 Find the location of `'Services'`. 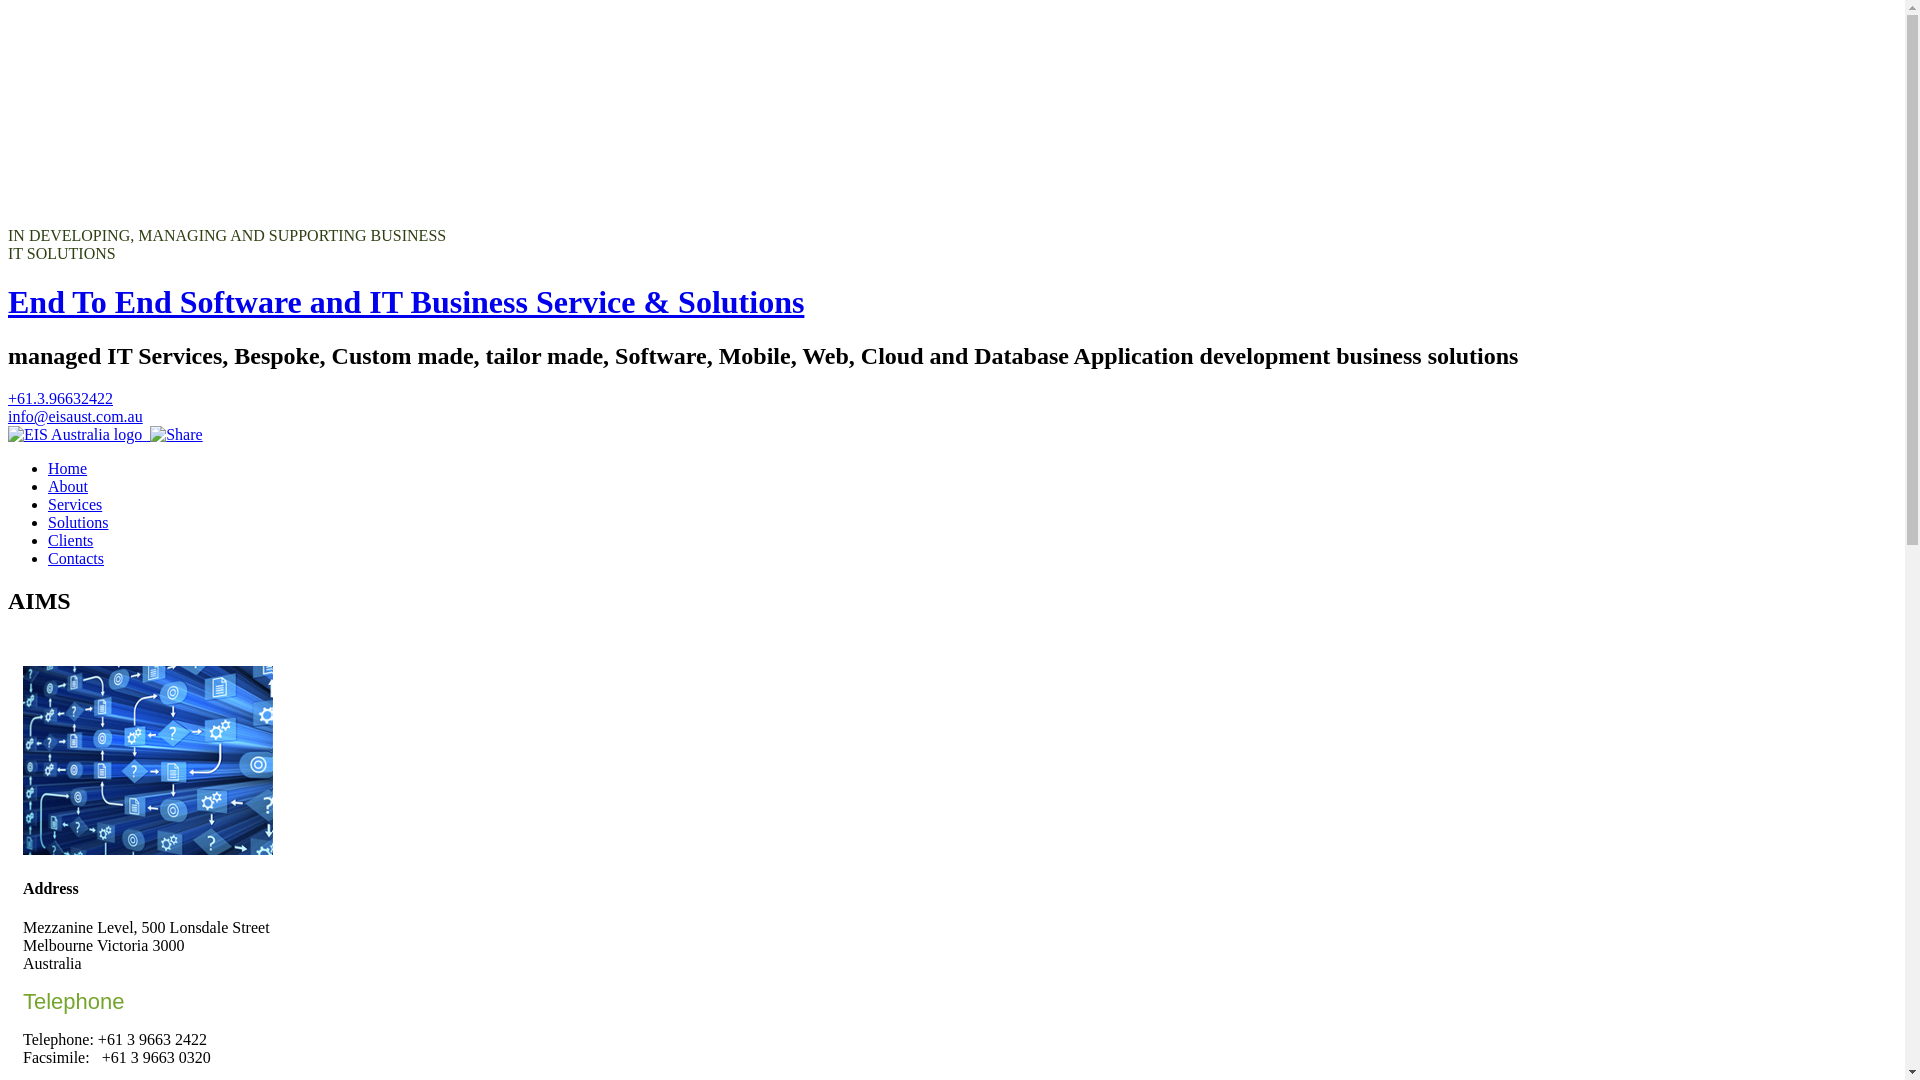

'Services' is located at coordinates (48, 503).